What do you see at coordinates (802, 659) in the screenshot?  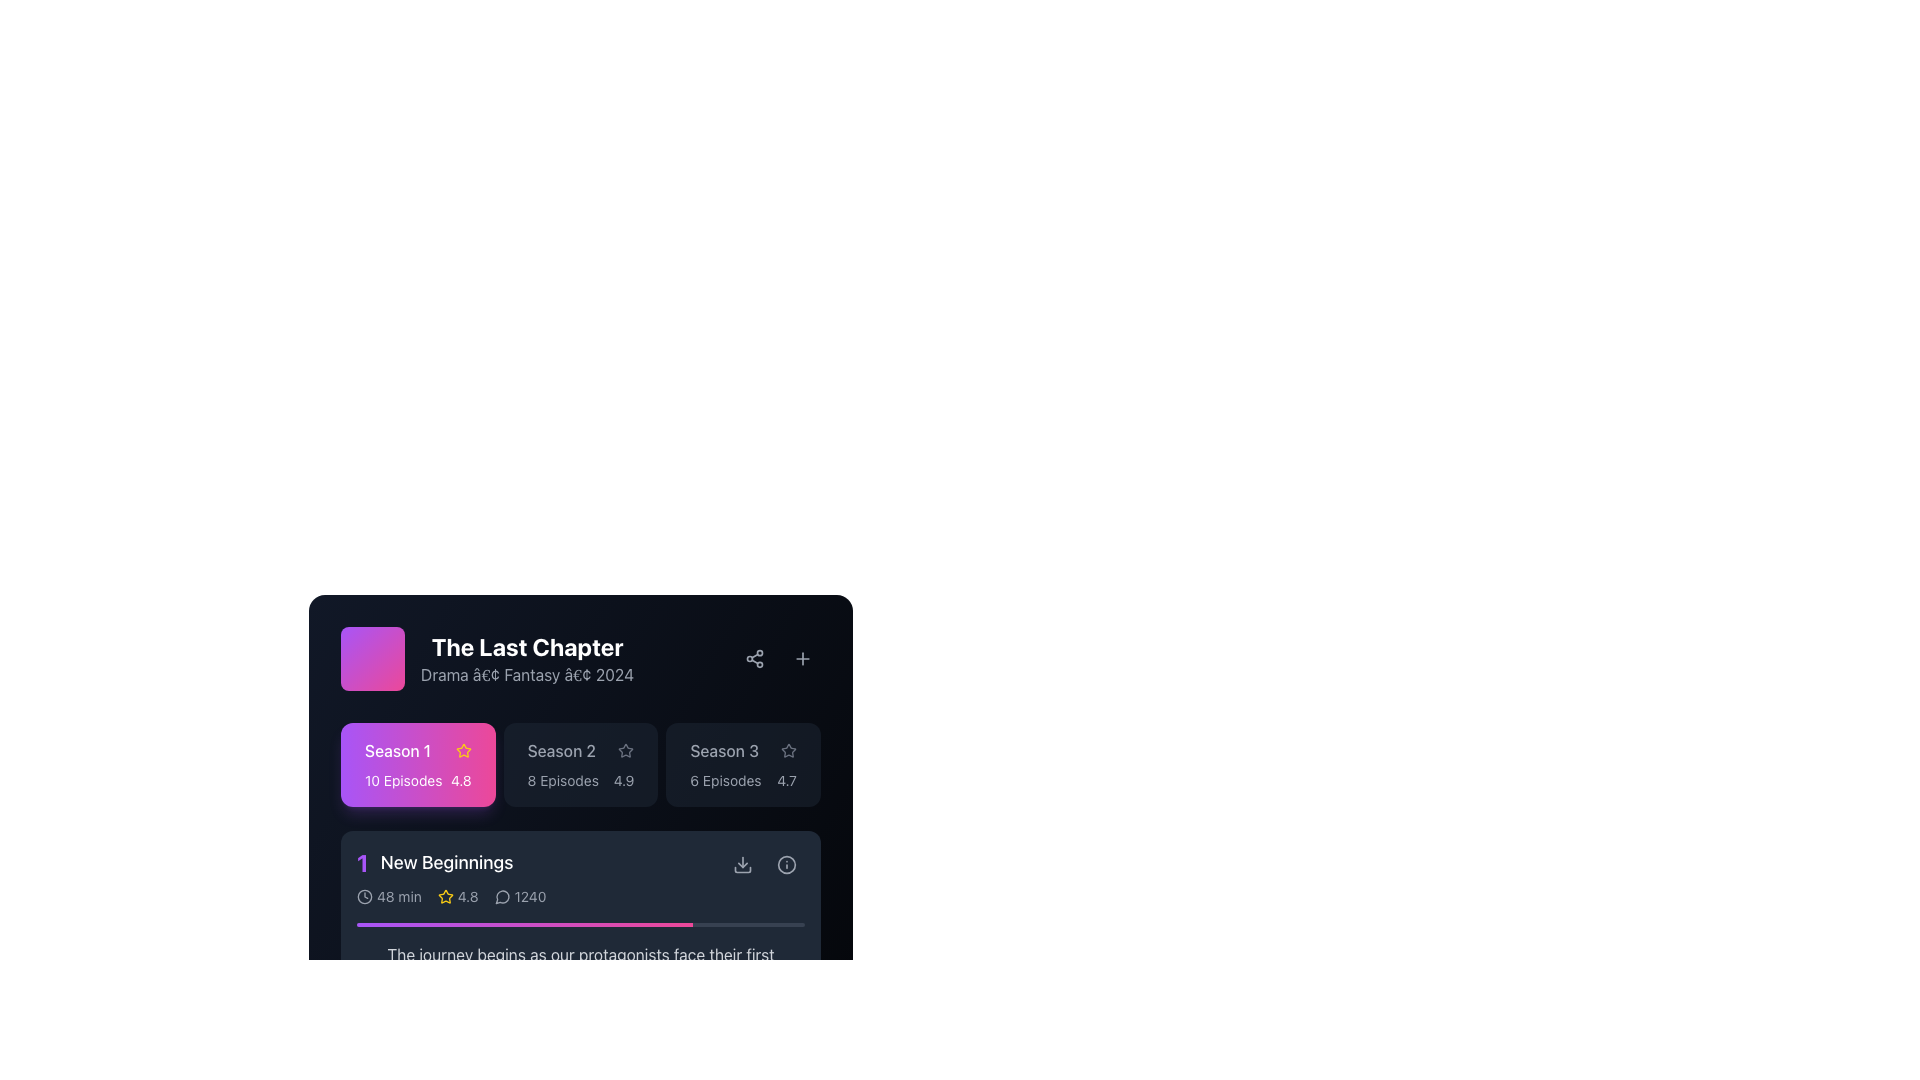 I see `the button with an icon located at the top right corner of the card-like interface` at bounding box center [802, 659].